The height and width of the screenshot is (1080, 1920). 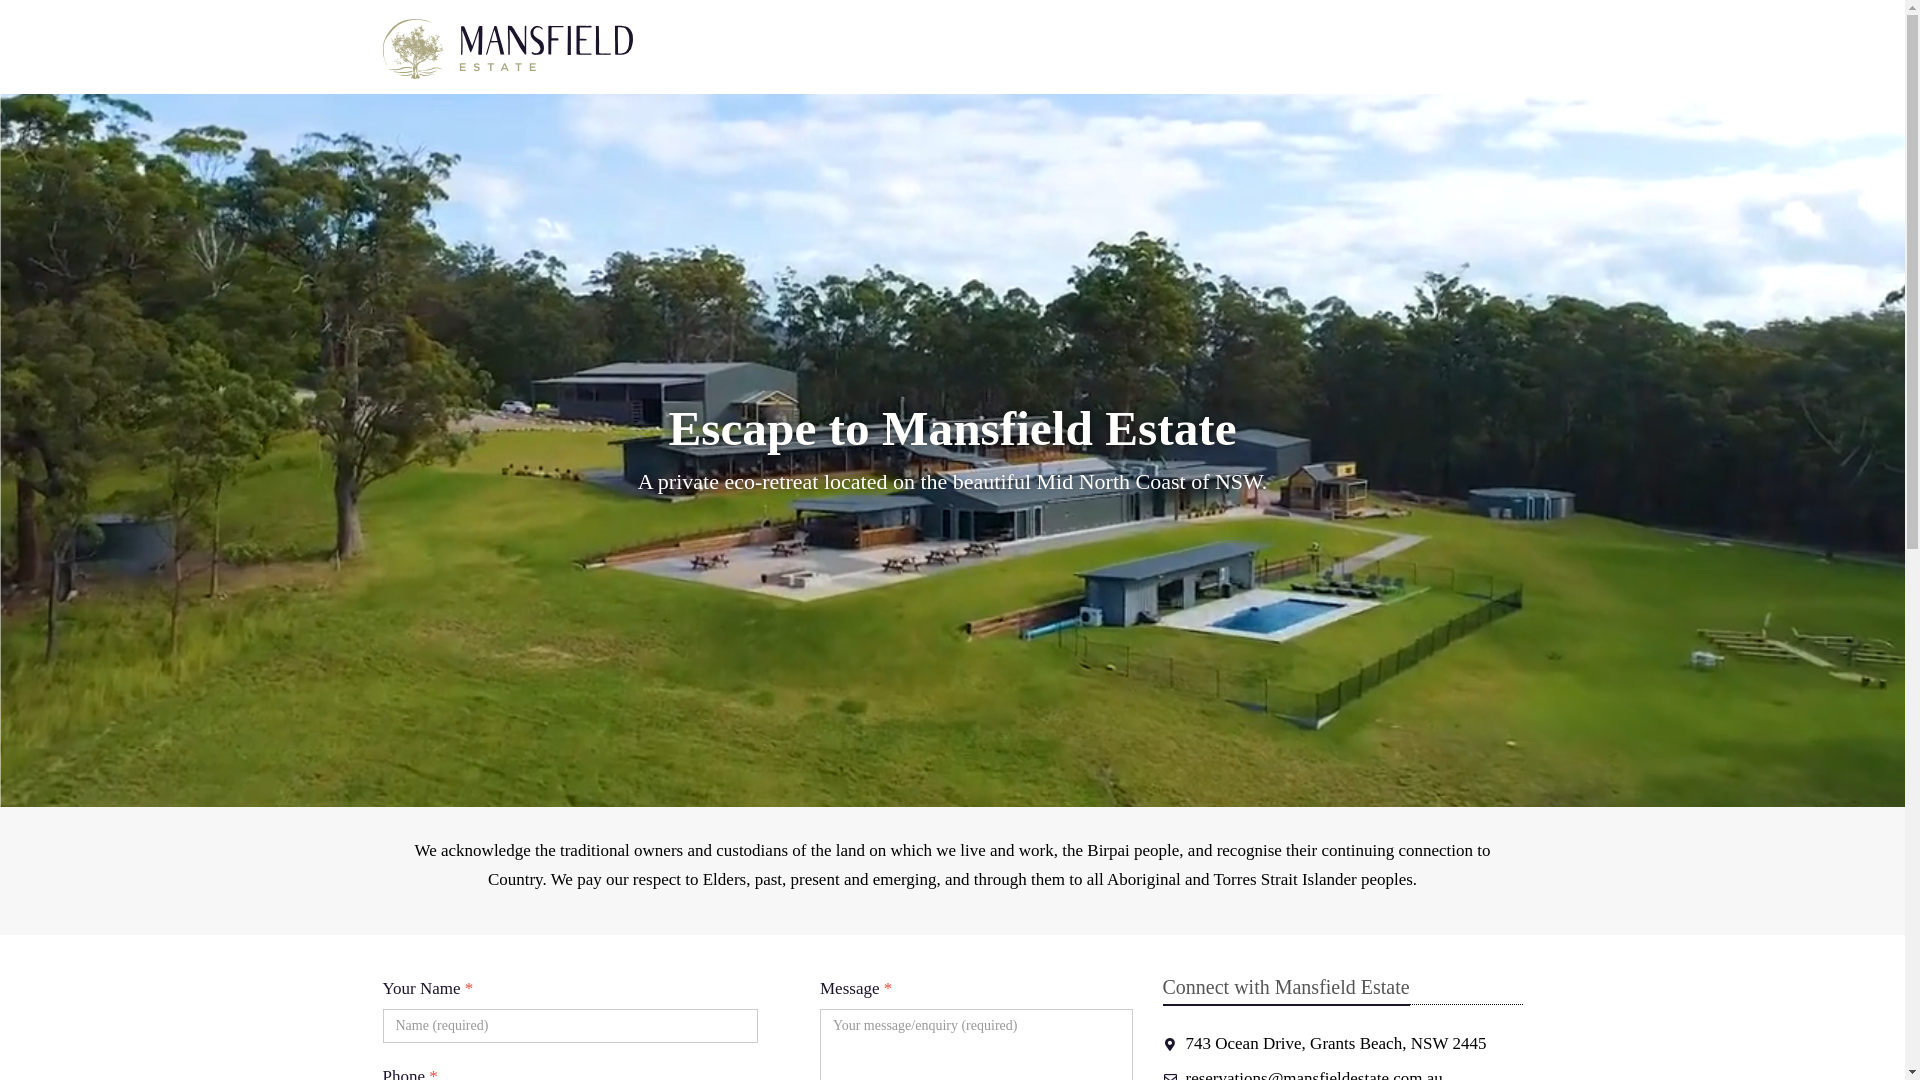 What do you see at coordinates (1324, 1042) in the screenshot?
I see `'743 Ocean Drive, Grants Beach, NSW 2445'` at bounding box center [1324, 1042].